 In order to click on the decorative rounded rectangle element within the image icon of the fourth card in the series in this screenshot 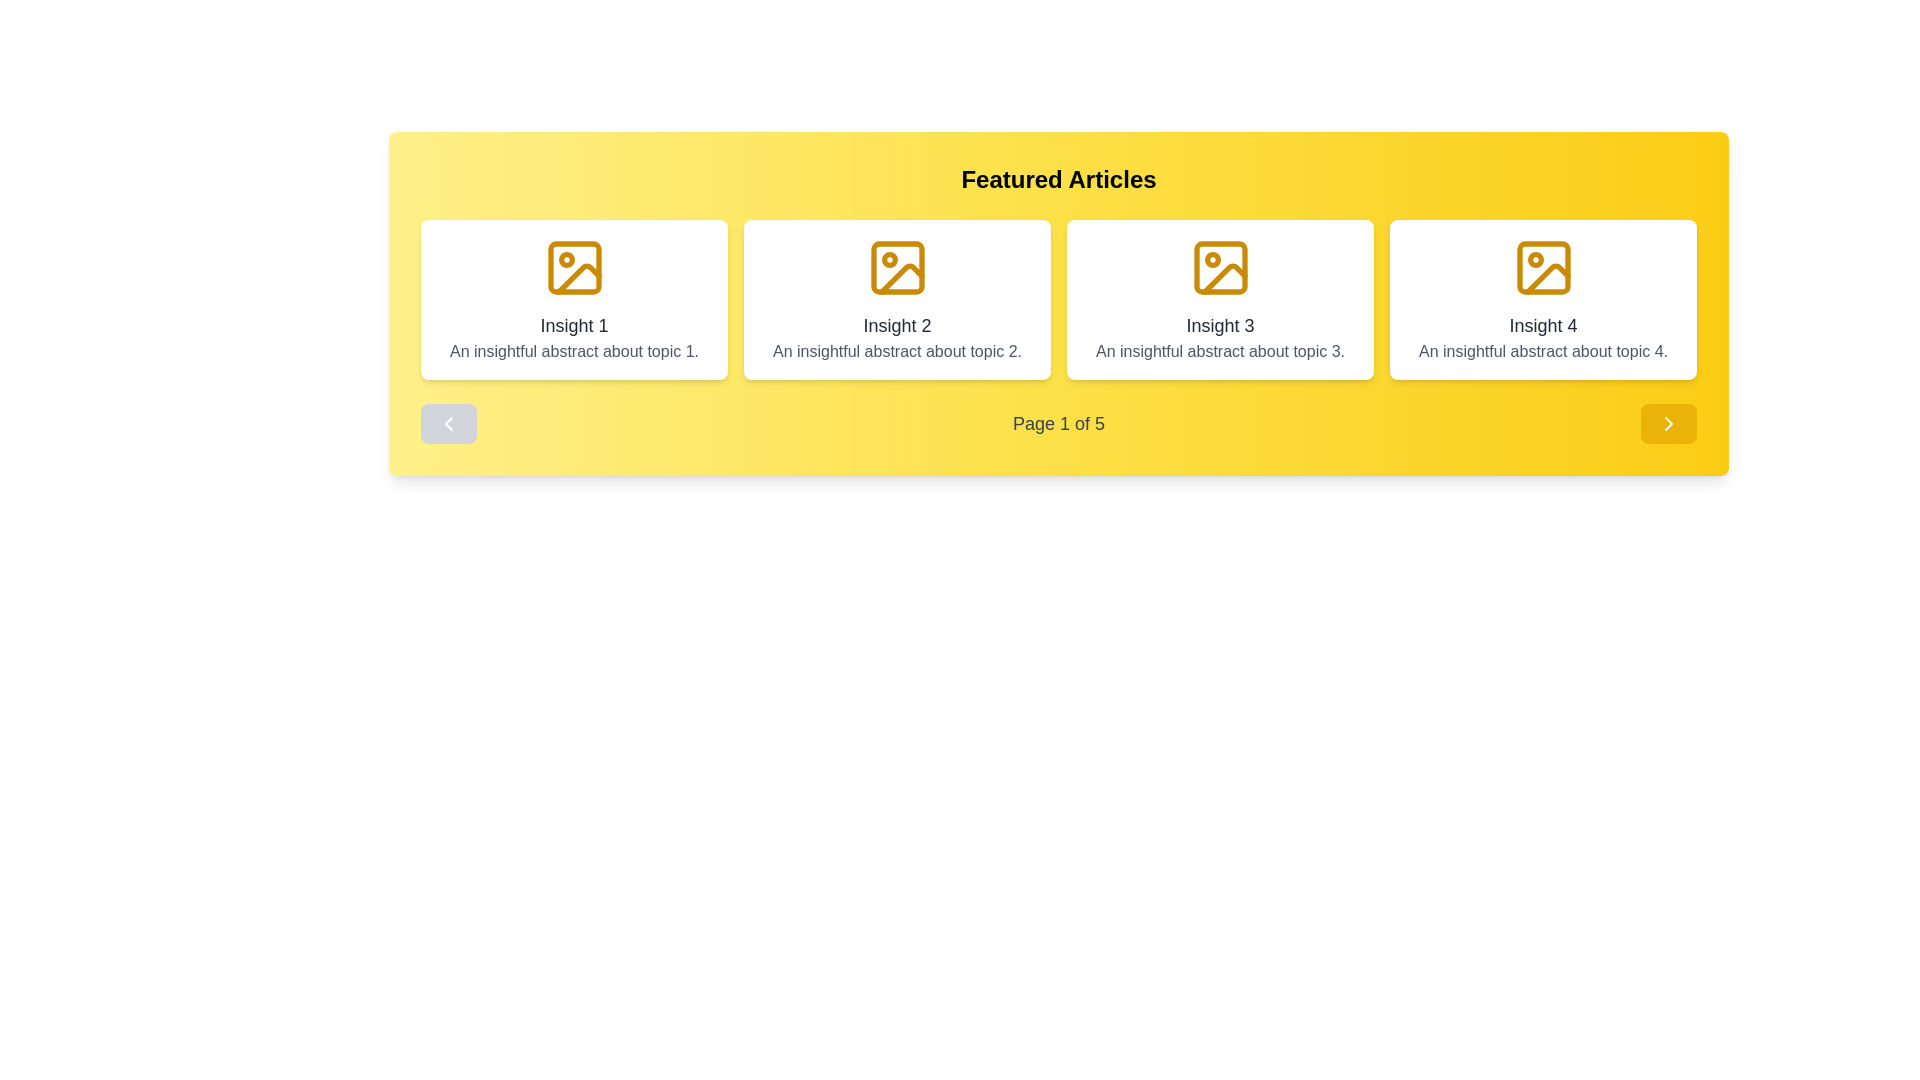, I will do `click(1542, 266)`.